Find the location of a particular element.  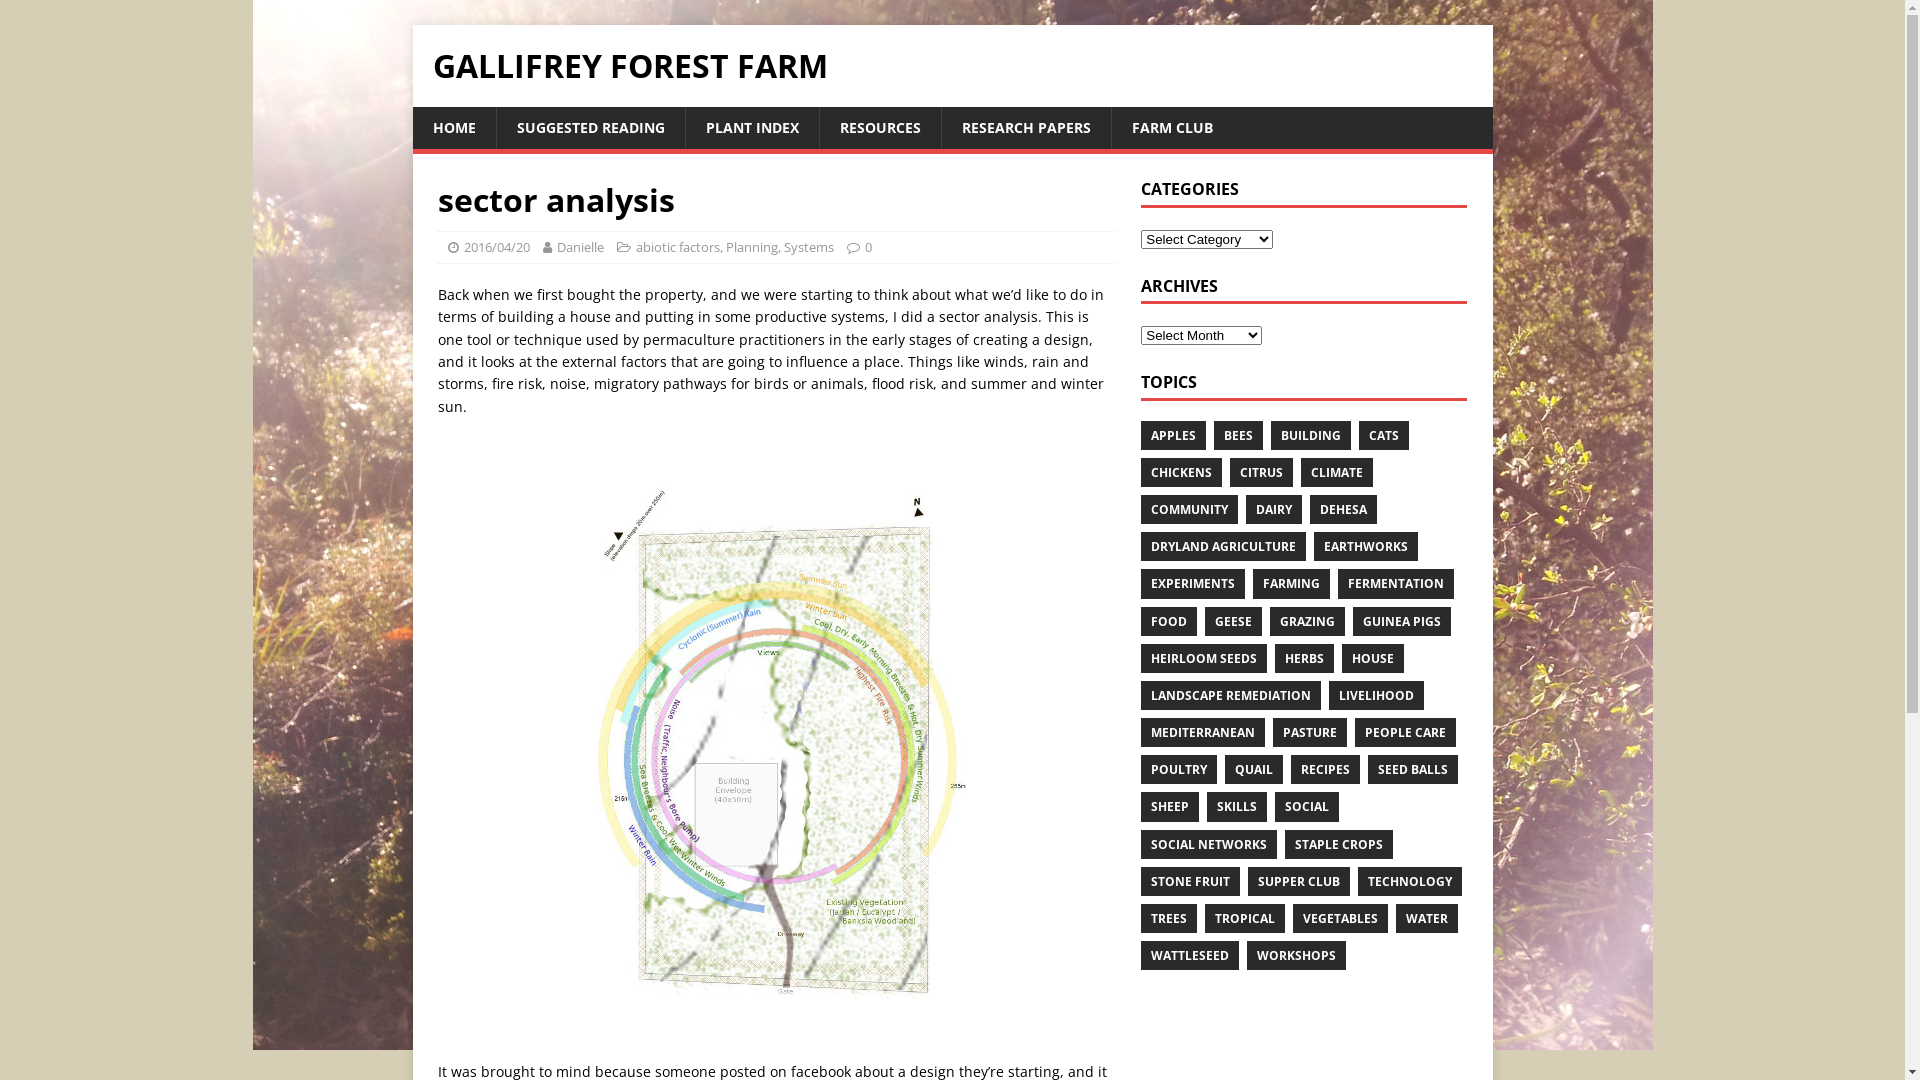

'PEOPLE CARE' is located at coordinates (1404, 732).